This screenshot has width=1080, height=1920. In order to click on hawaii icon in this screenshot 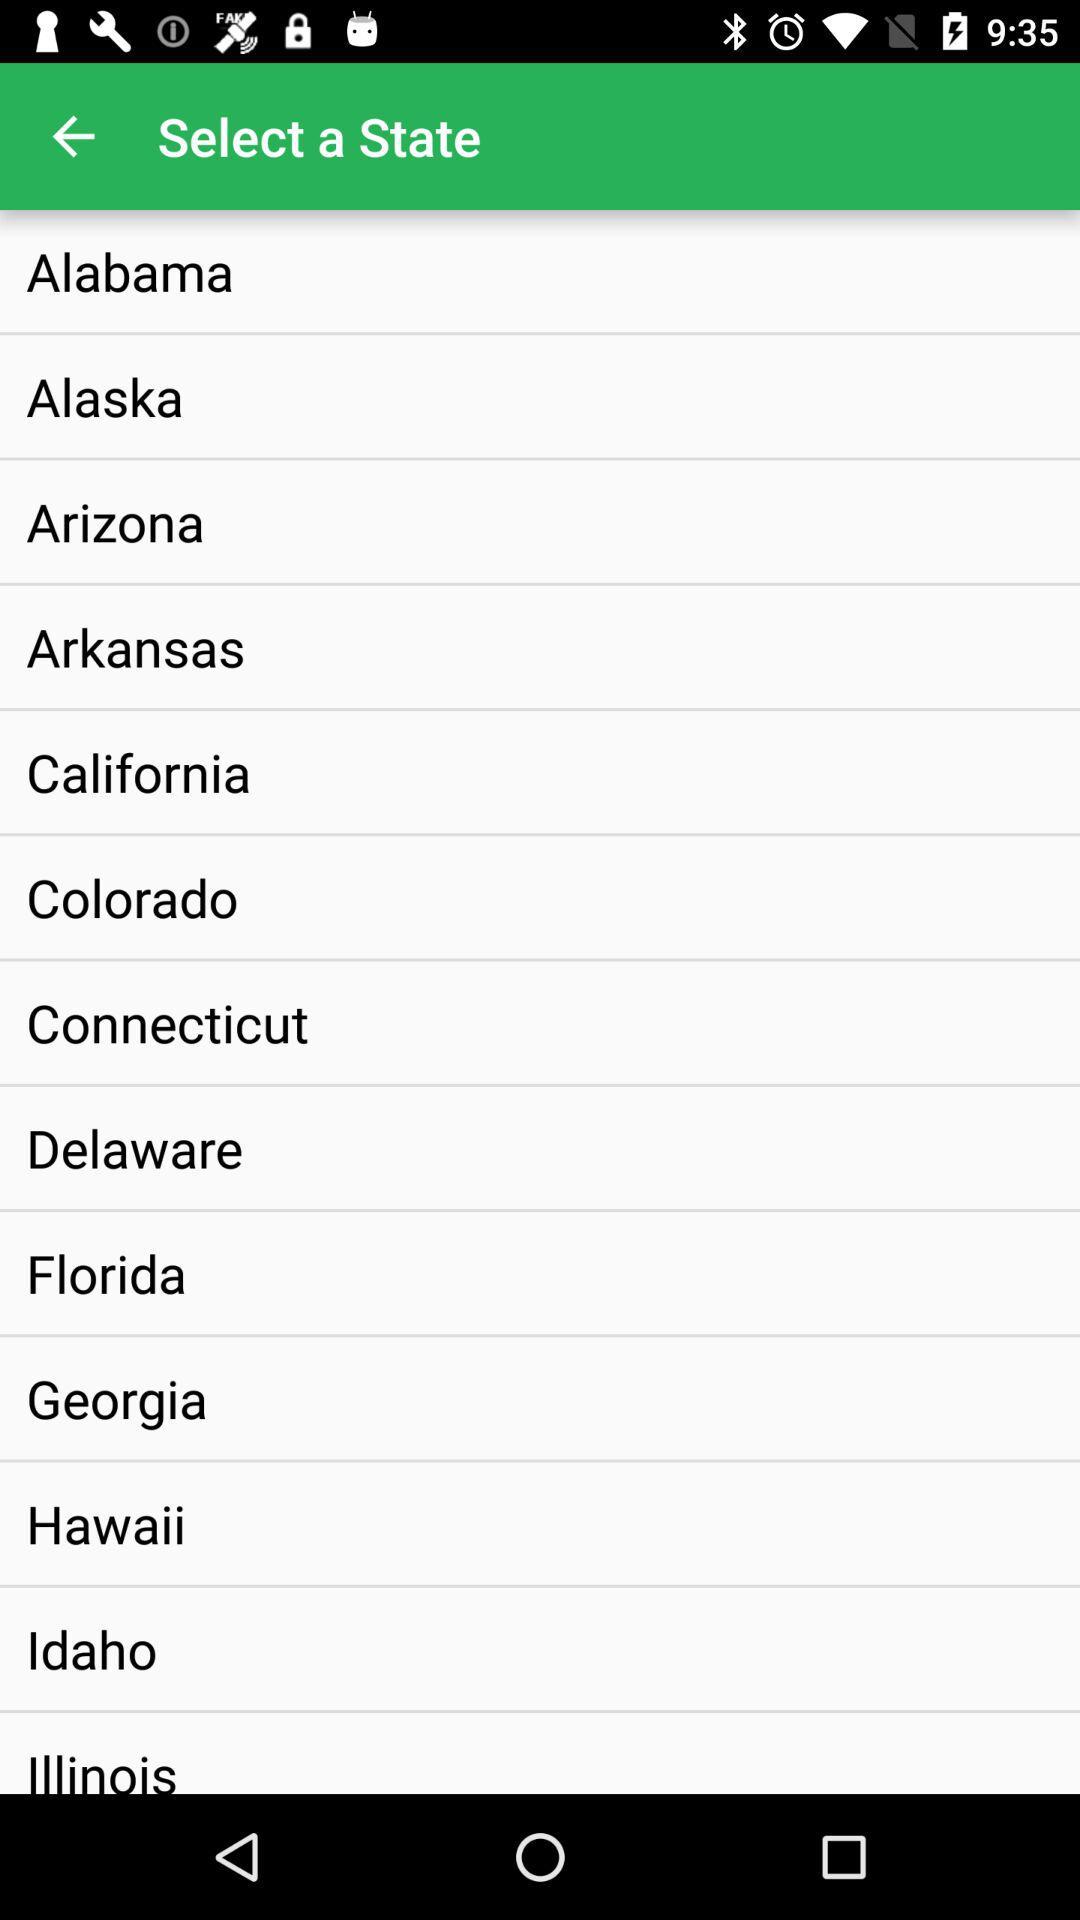, I will do `click(106, 1522)`.